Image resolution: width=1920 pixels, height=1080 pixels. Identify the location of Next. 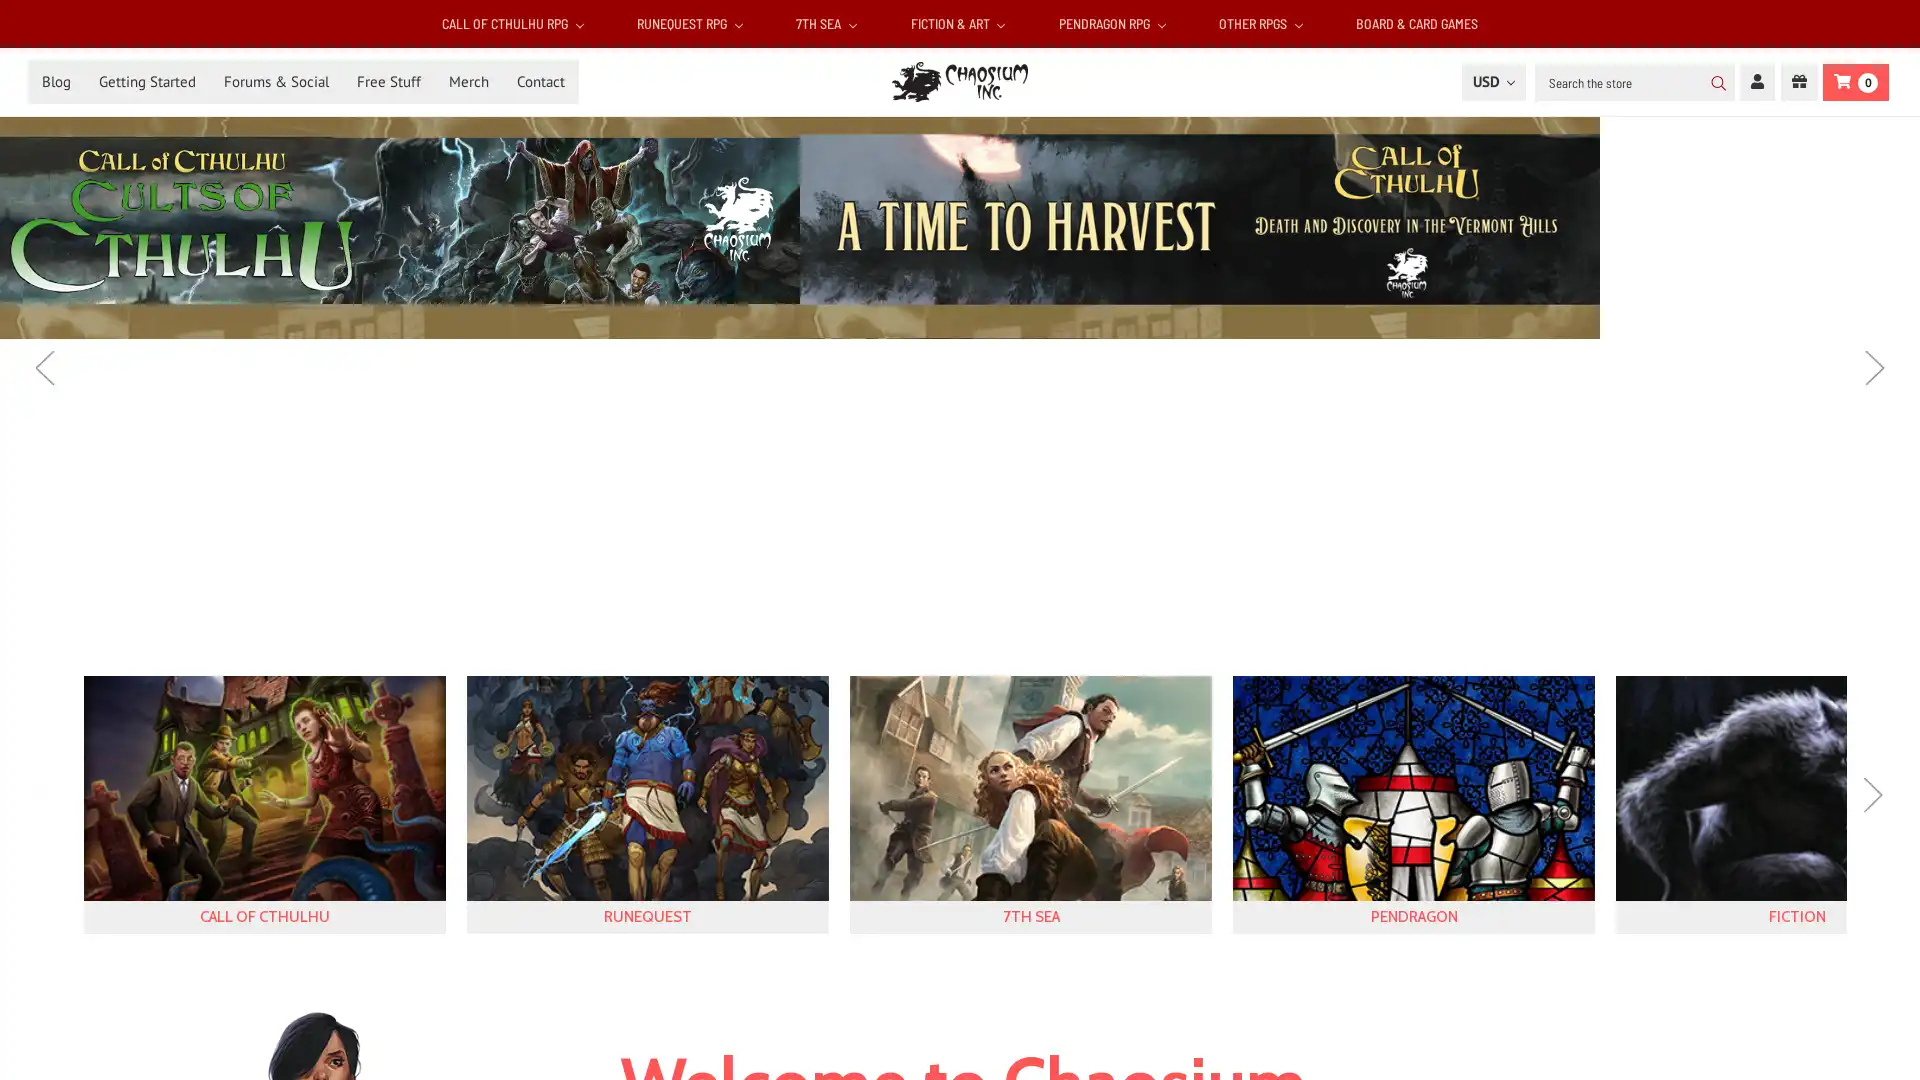
(1874, 367).